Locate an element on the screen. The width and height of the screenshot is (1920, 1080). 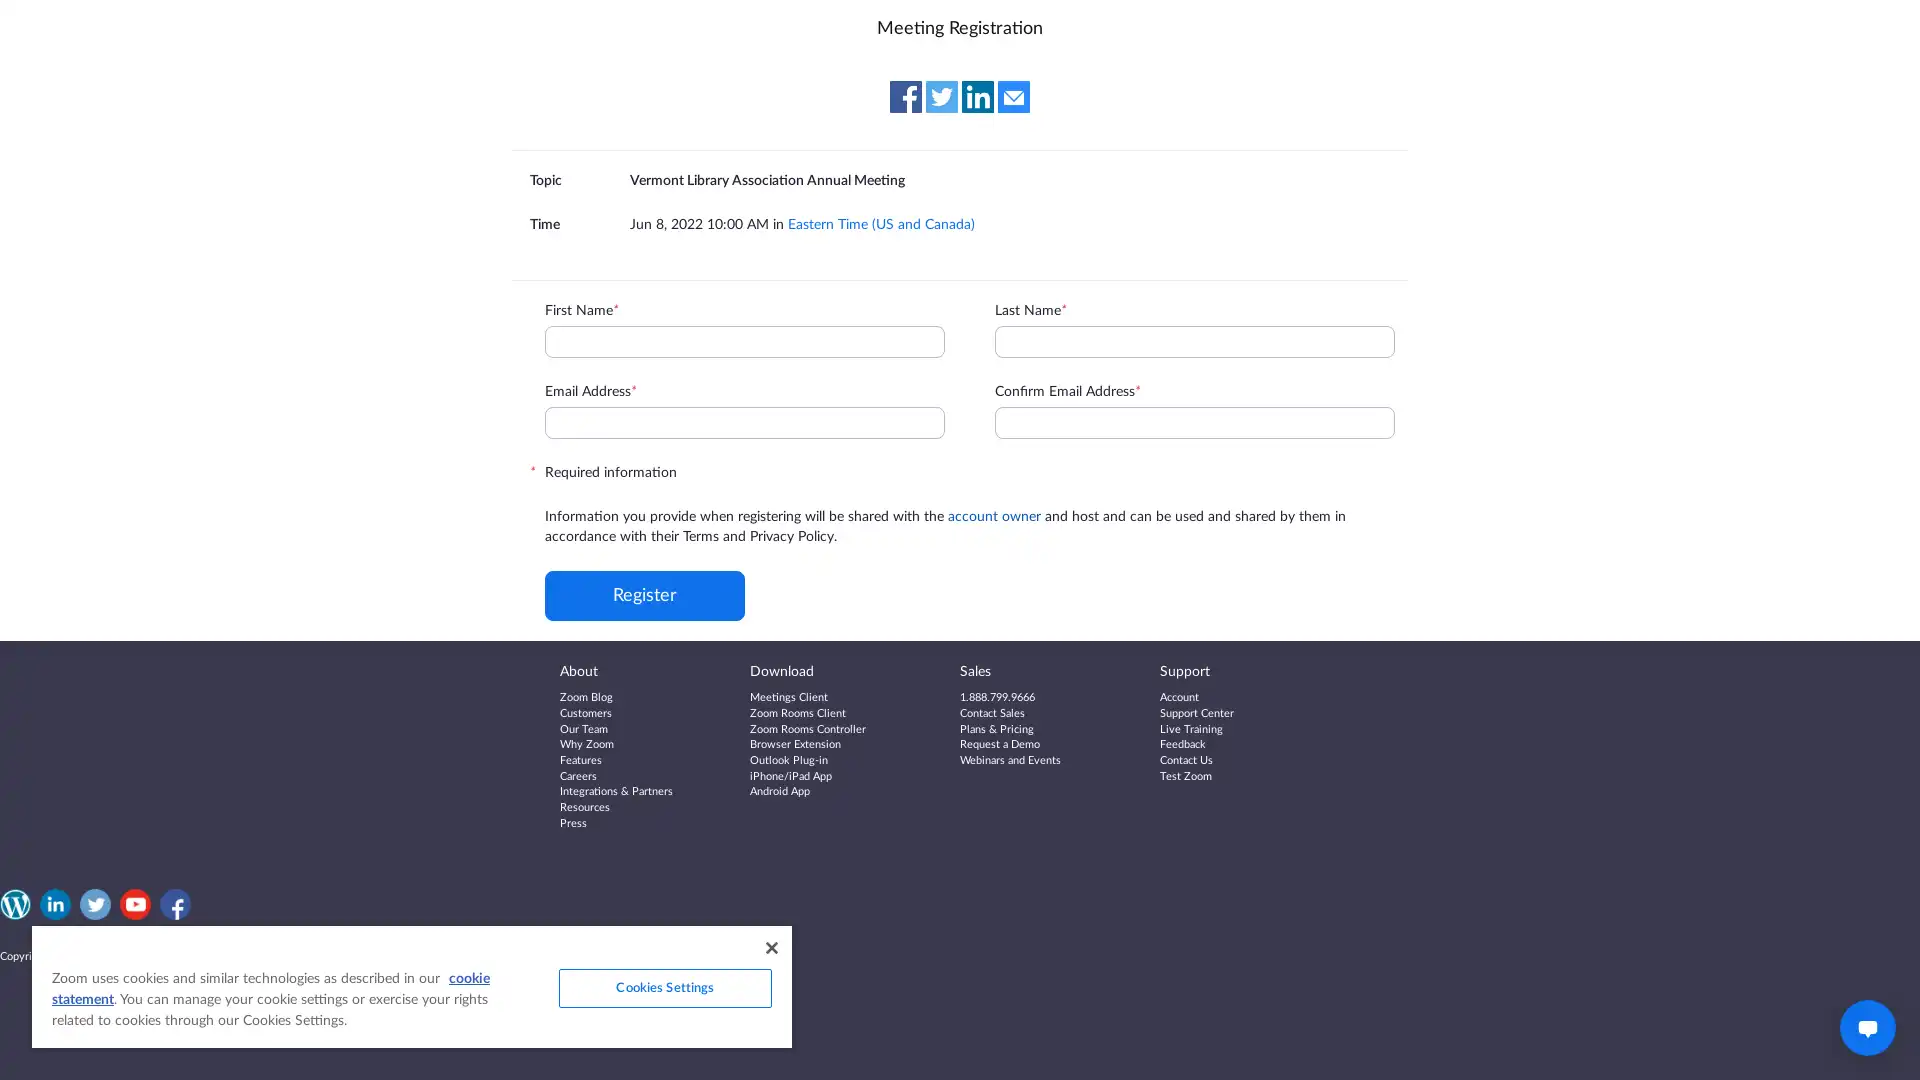
Eastern Time (US and Canada) Switch Time Zone is located at coordinates (880, 223).